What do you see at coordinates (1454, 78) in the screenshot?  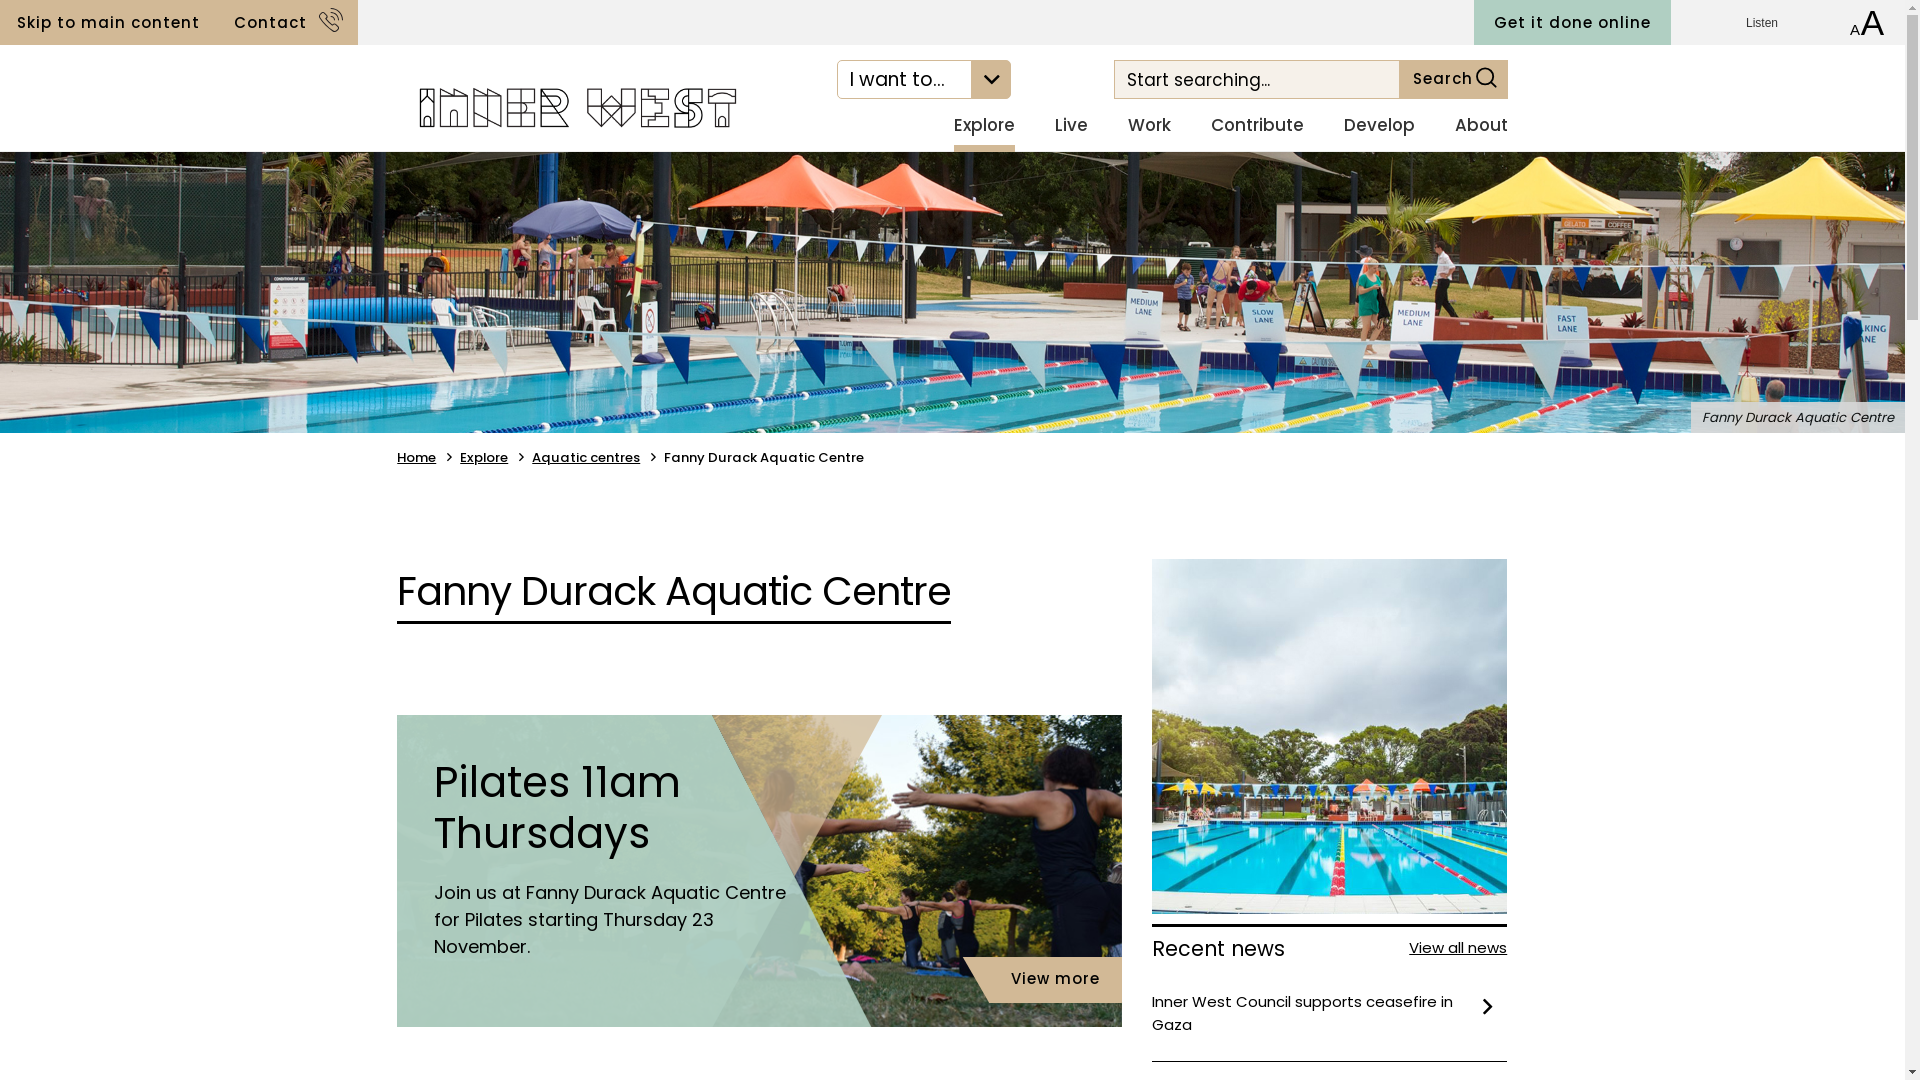 I see `'Search'` at bounding box center [1454, 78].